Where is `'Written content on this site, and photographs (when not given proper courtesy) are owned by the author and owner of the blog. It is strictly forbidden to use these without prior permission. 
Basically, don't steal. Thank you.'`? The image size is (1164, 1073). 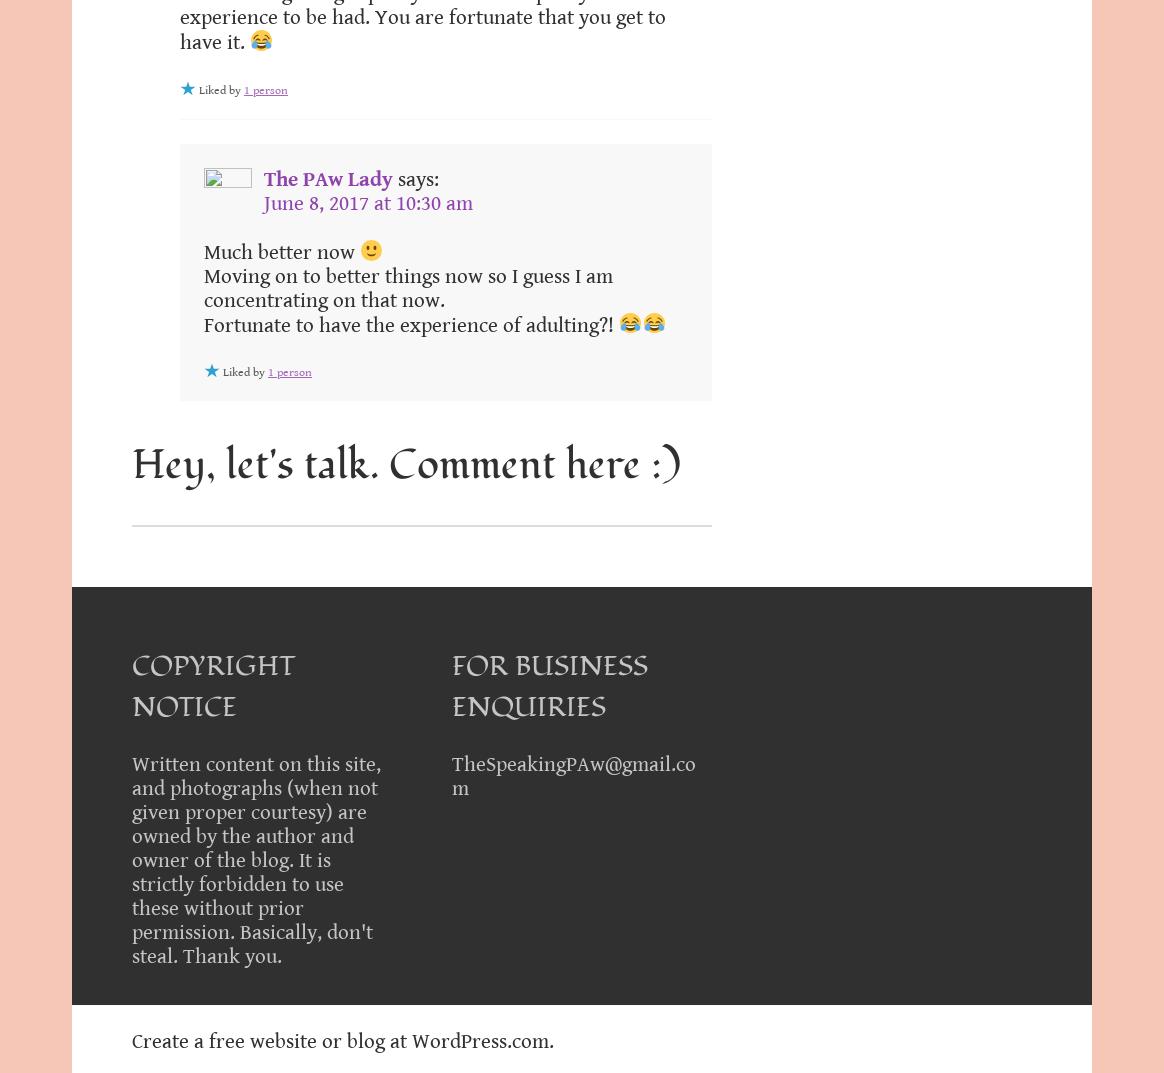
'Written content on this site, and photographs (when not given proper courtesy) are owned by the author and owner of the blog. It is strictly forbidden to use these without prior permission. 
Basically, don't steal. Thank you.' is located at coordinates (255, 859).